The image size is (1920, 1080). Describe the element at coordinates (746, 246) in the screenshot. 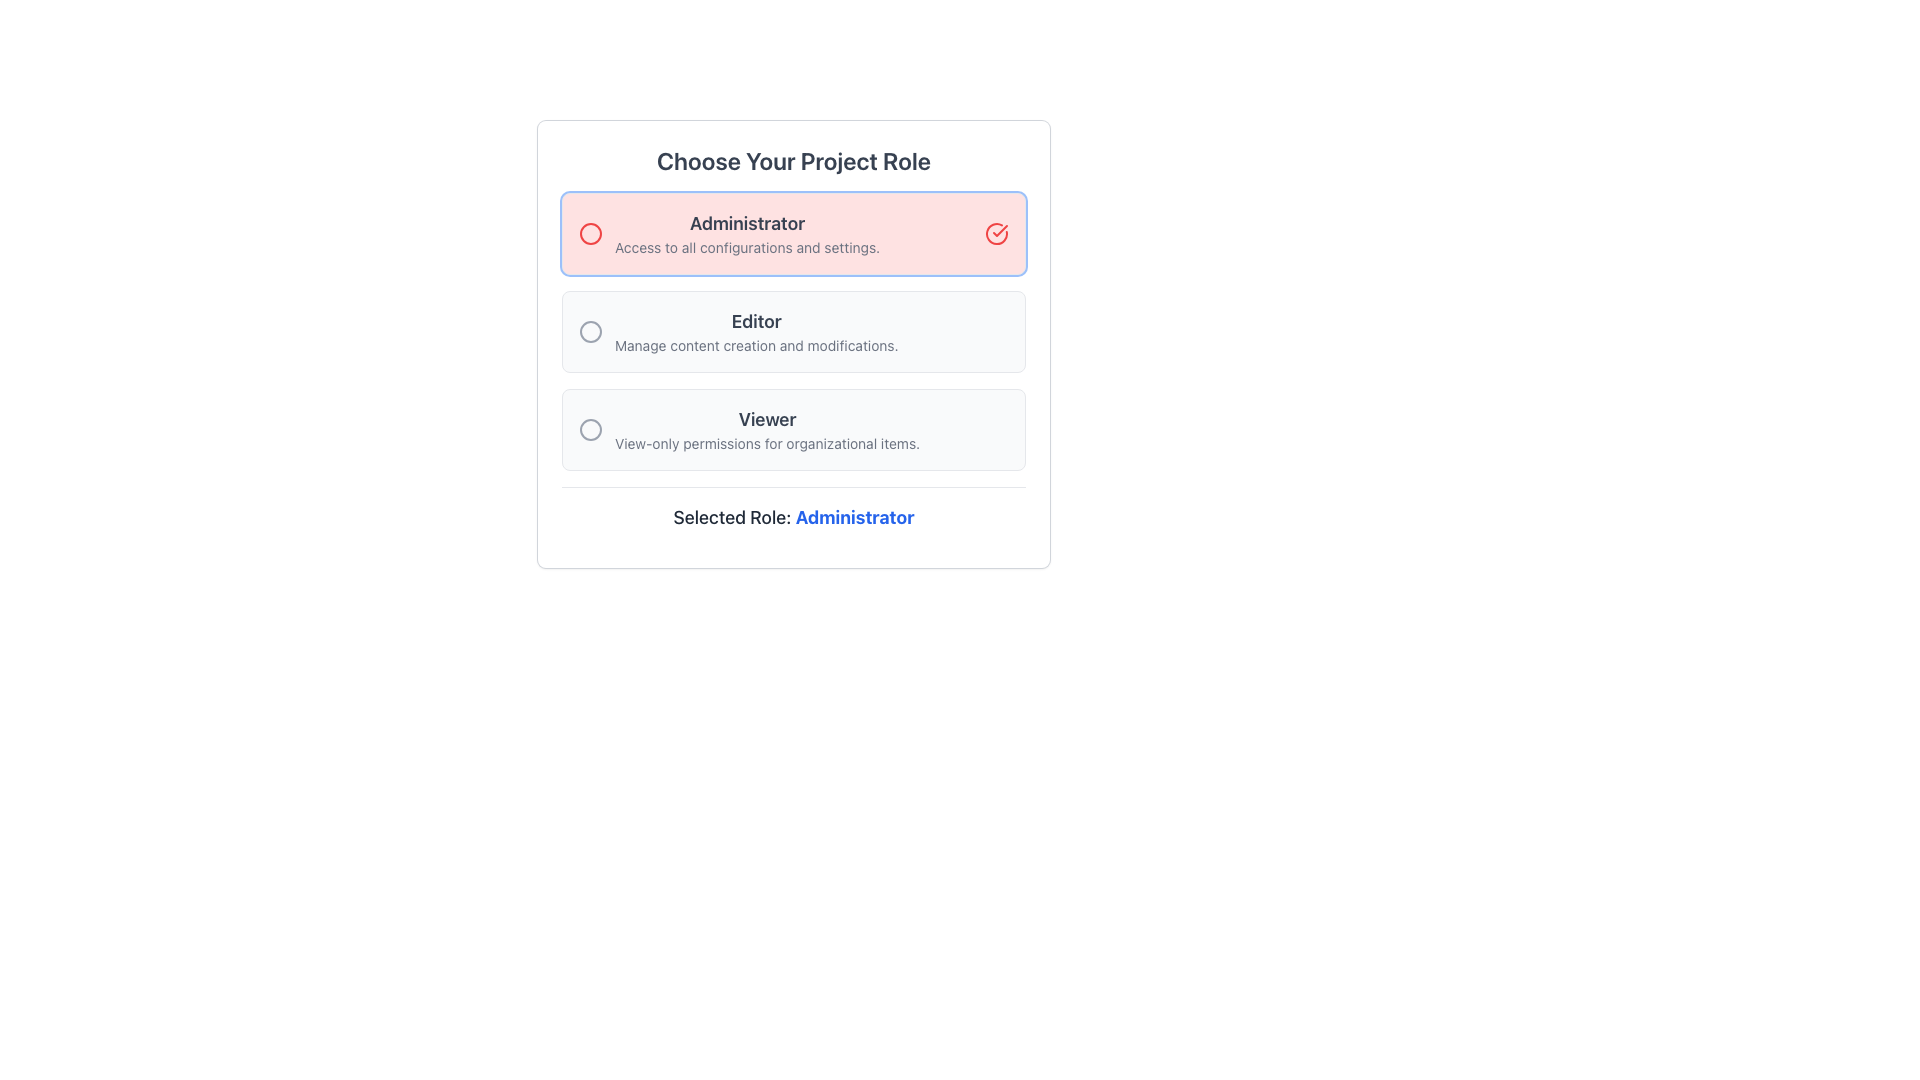

I see `the descriptive label located below the 'Administrator' selection option within the selection card` at that location.